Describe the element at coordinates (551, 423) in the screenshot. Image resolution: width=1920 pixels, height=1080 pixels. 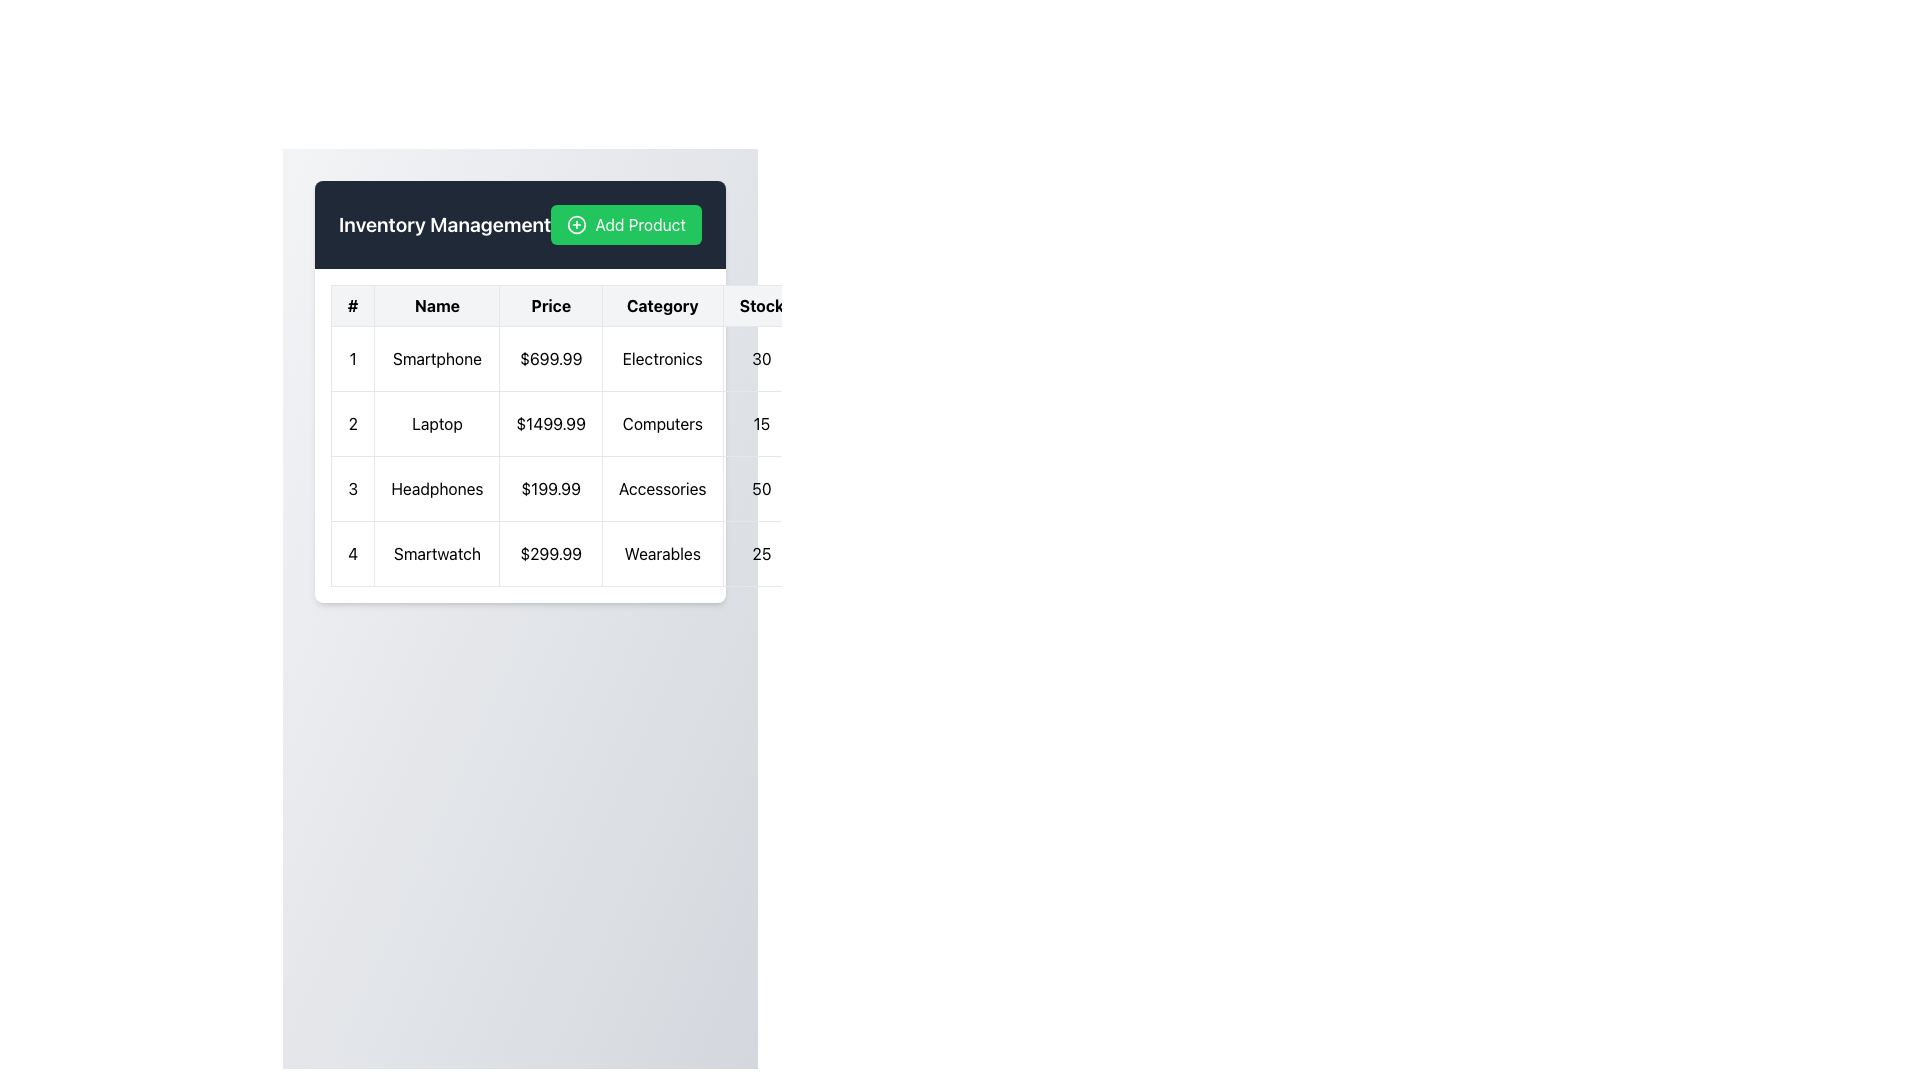
I see `the static text element displaying the price "$1499.99" in the table, located in the third column of the second row under the 'Price' label` at that location.